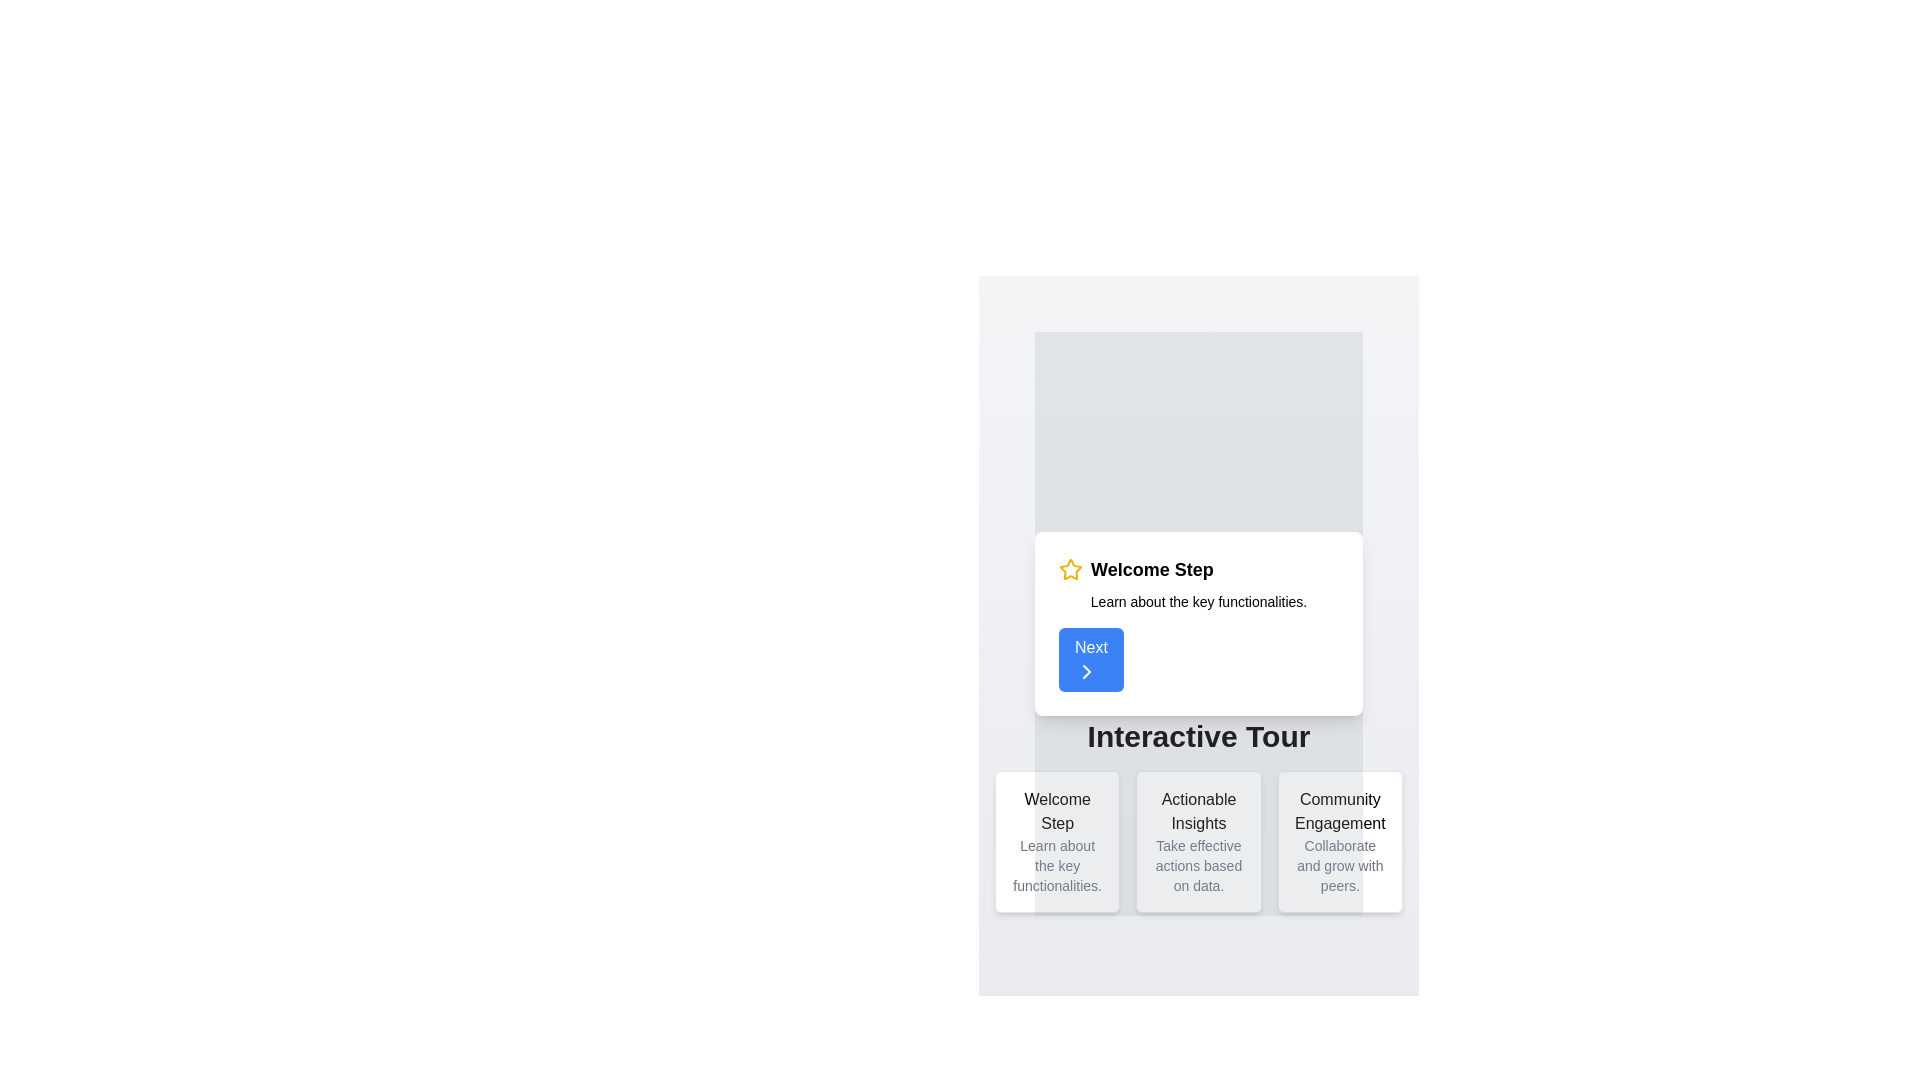 Image resolution: width=1920 pixels, height=1080 pixels. I want to click on the descriptive text label providing context for the 'Community Engagement' card located in the bottom-right corner of the card set, so click(1340, 865).